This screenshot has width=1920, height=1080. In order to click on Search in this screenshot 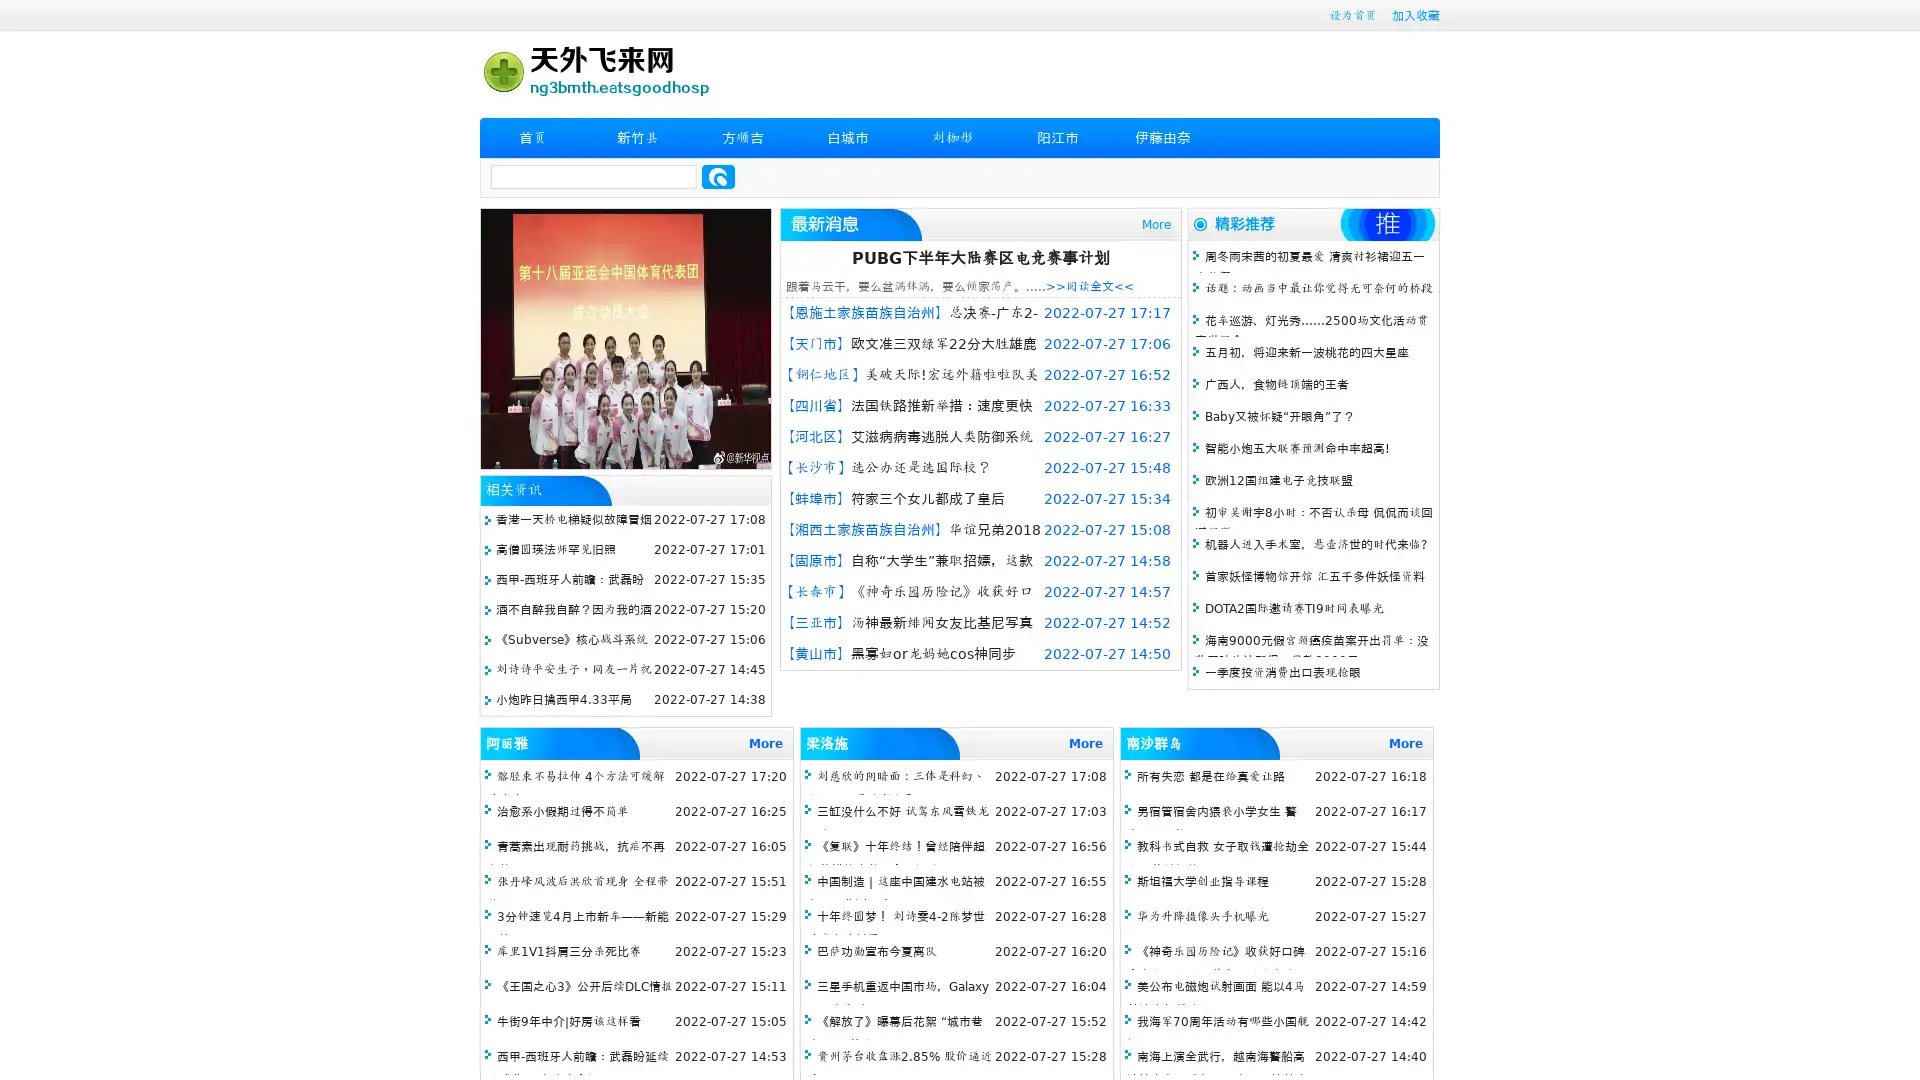, I will do `click(718, 176)`.